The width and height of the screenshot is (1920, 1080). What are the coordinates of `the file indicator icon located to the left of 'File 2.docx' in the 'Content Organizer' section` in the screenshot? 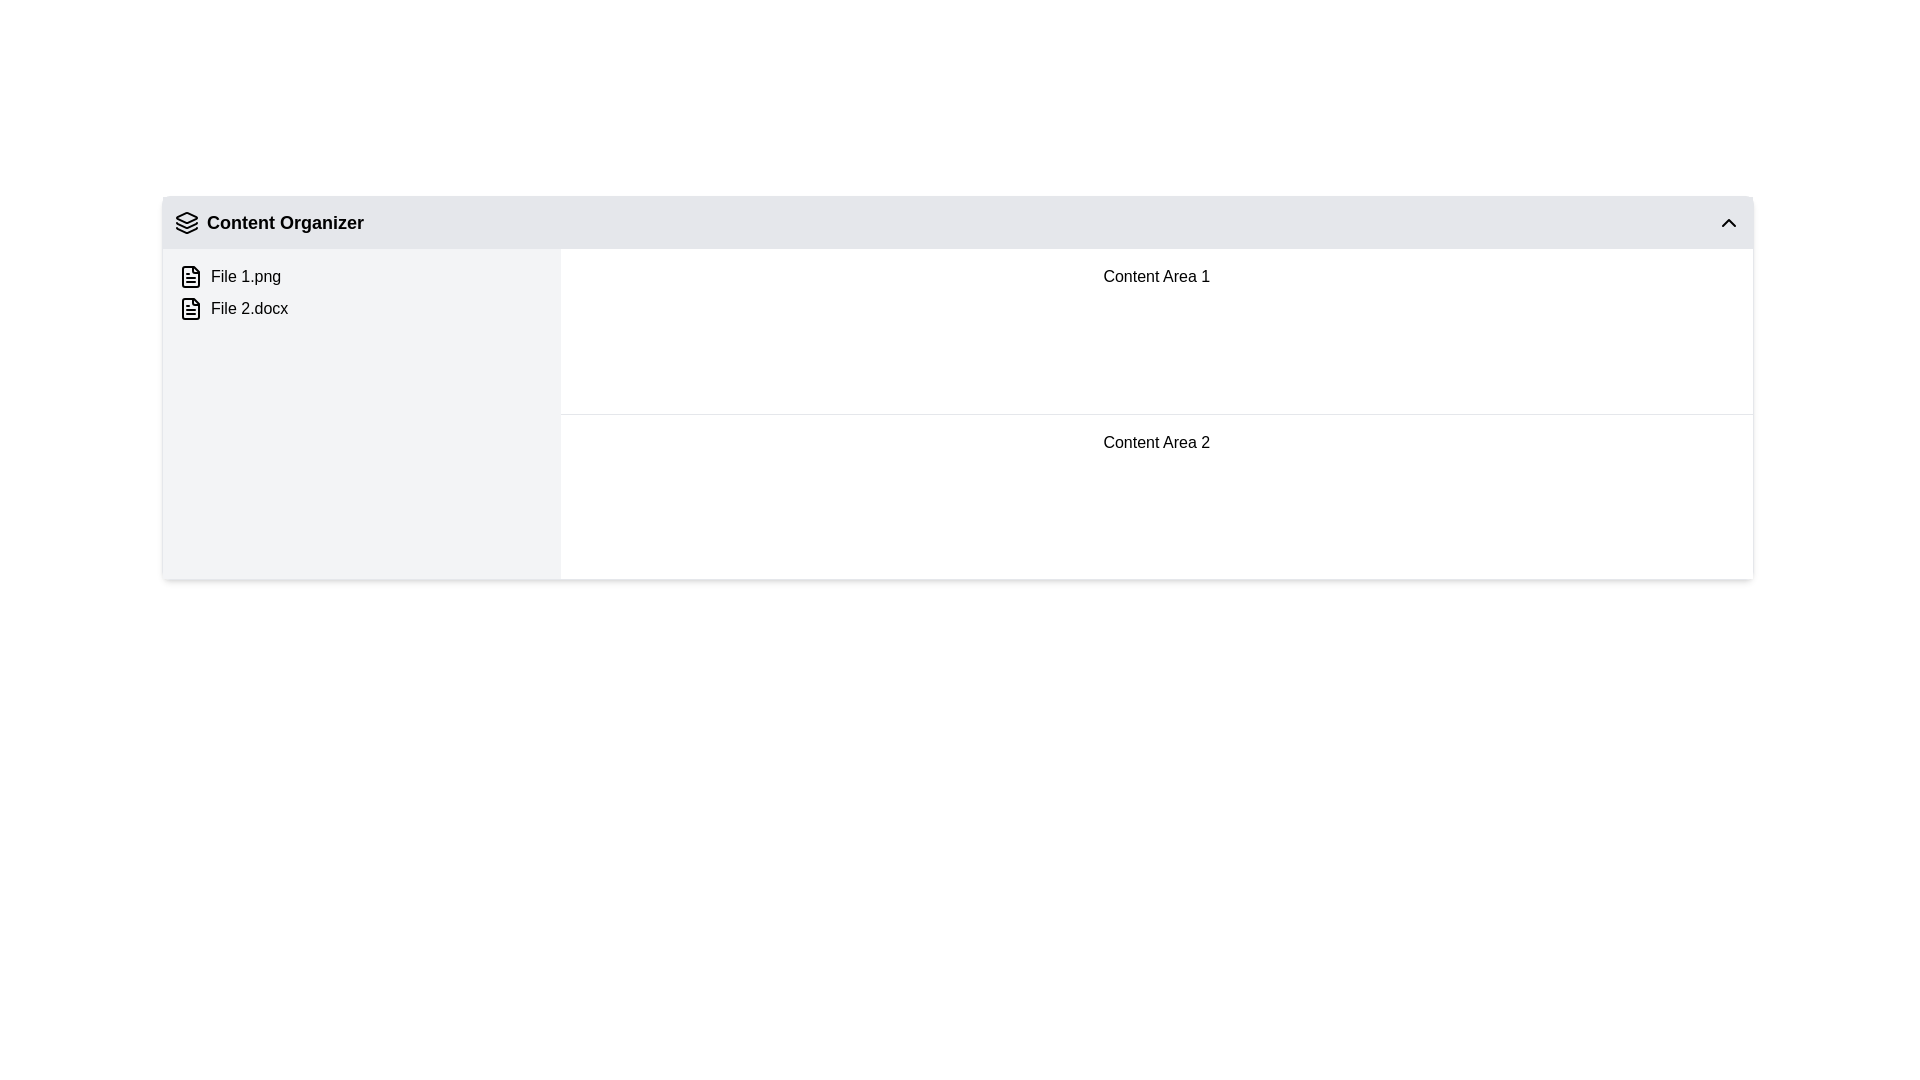 It's located at (191, 308).